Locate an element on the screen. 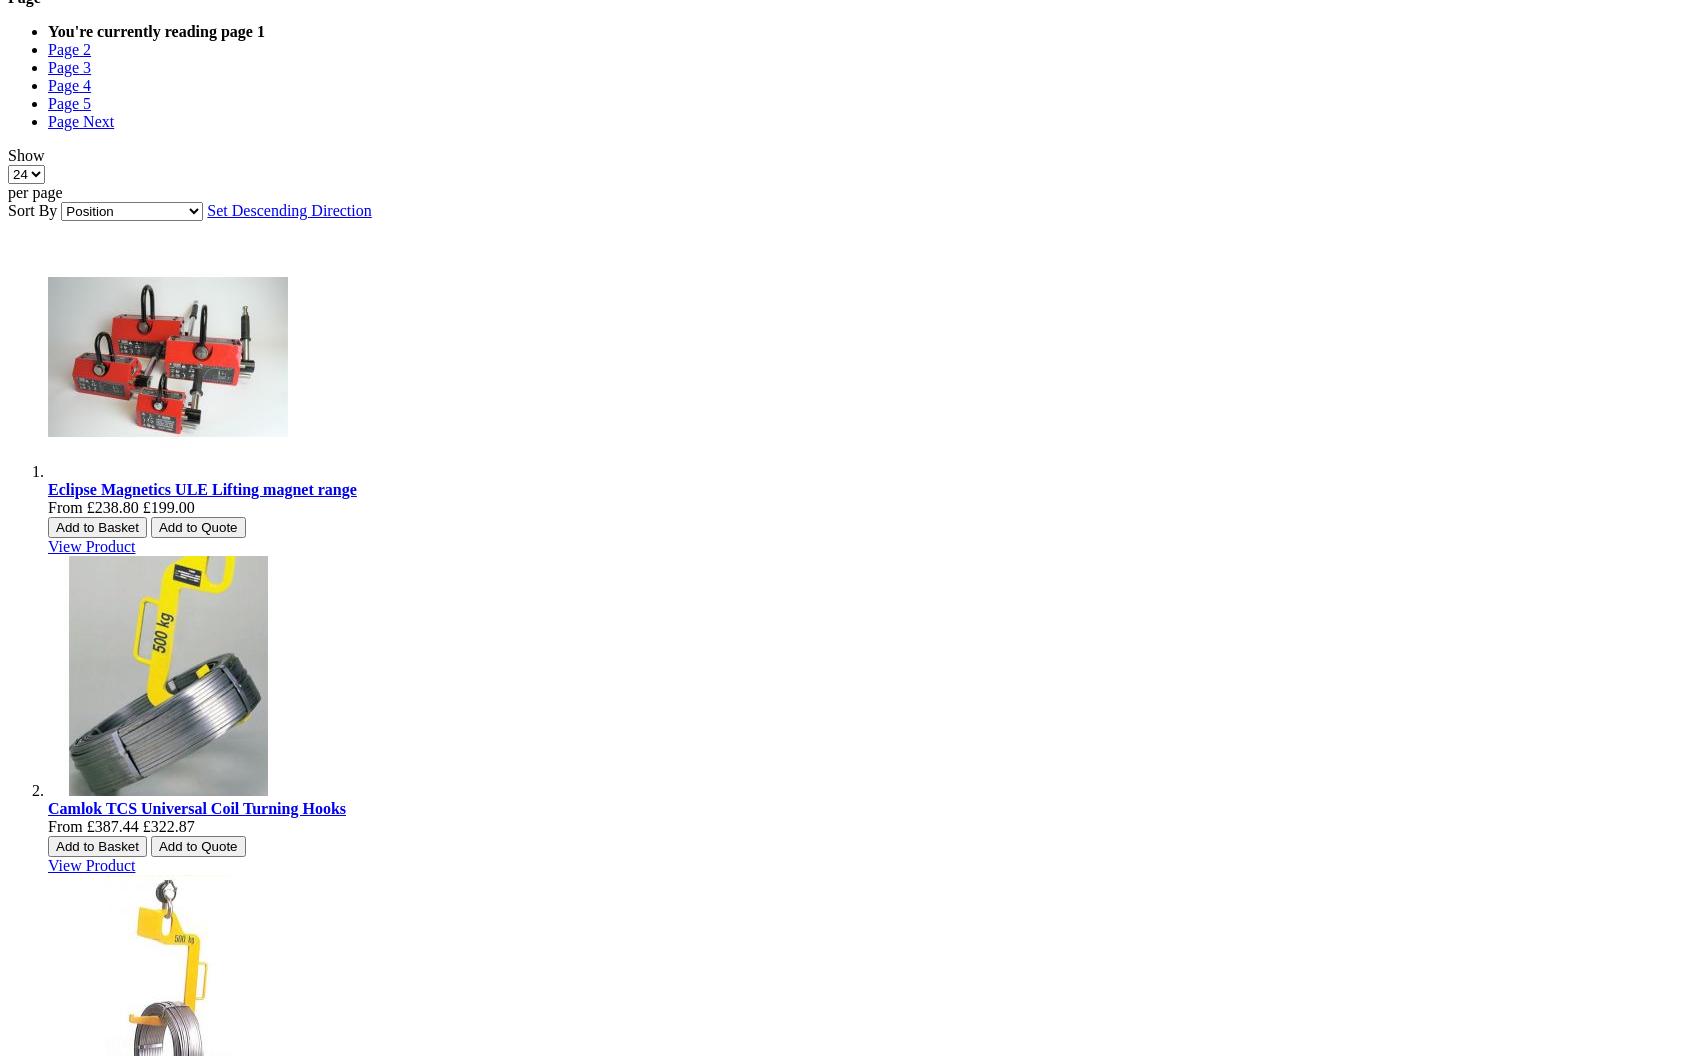 This screenshot has height=1056, width=1700. '£322.87' is located at coordinates (166, 826).